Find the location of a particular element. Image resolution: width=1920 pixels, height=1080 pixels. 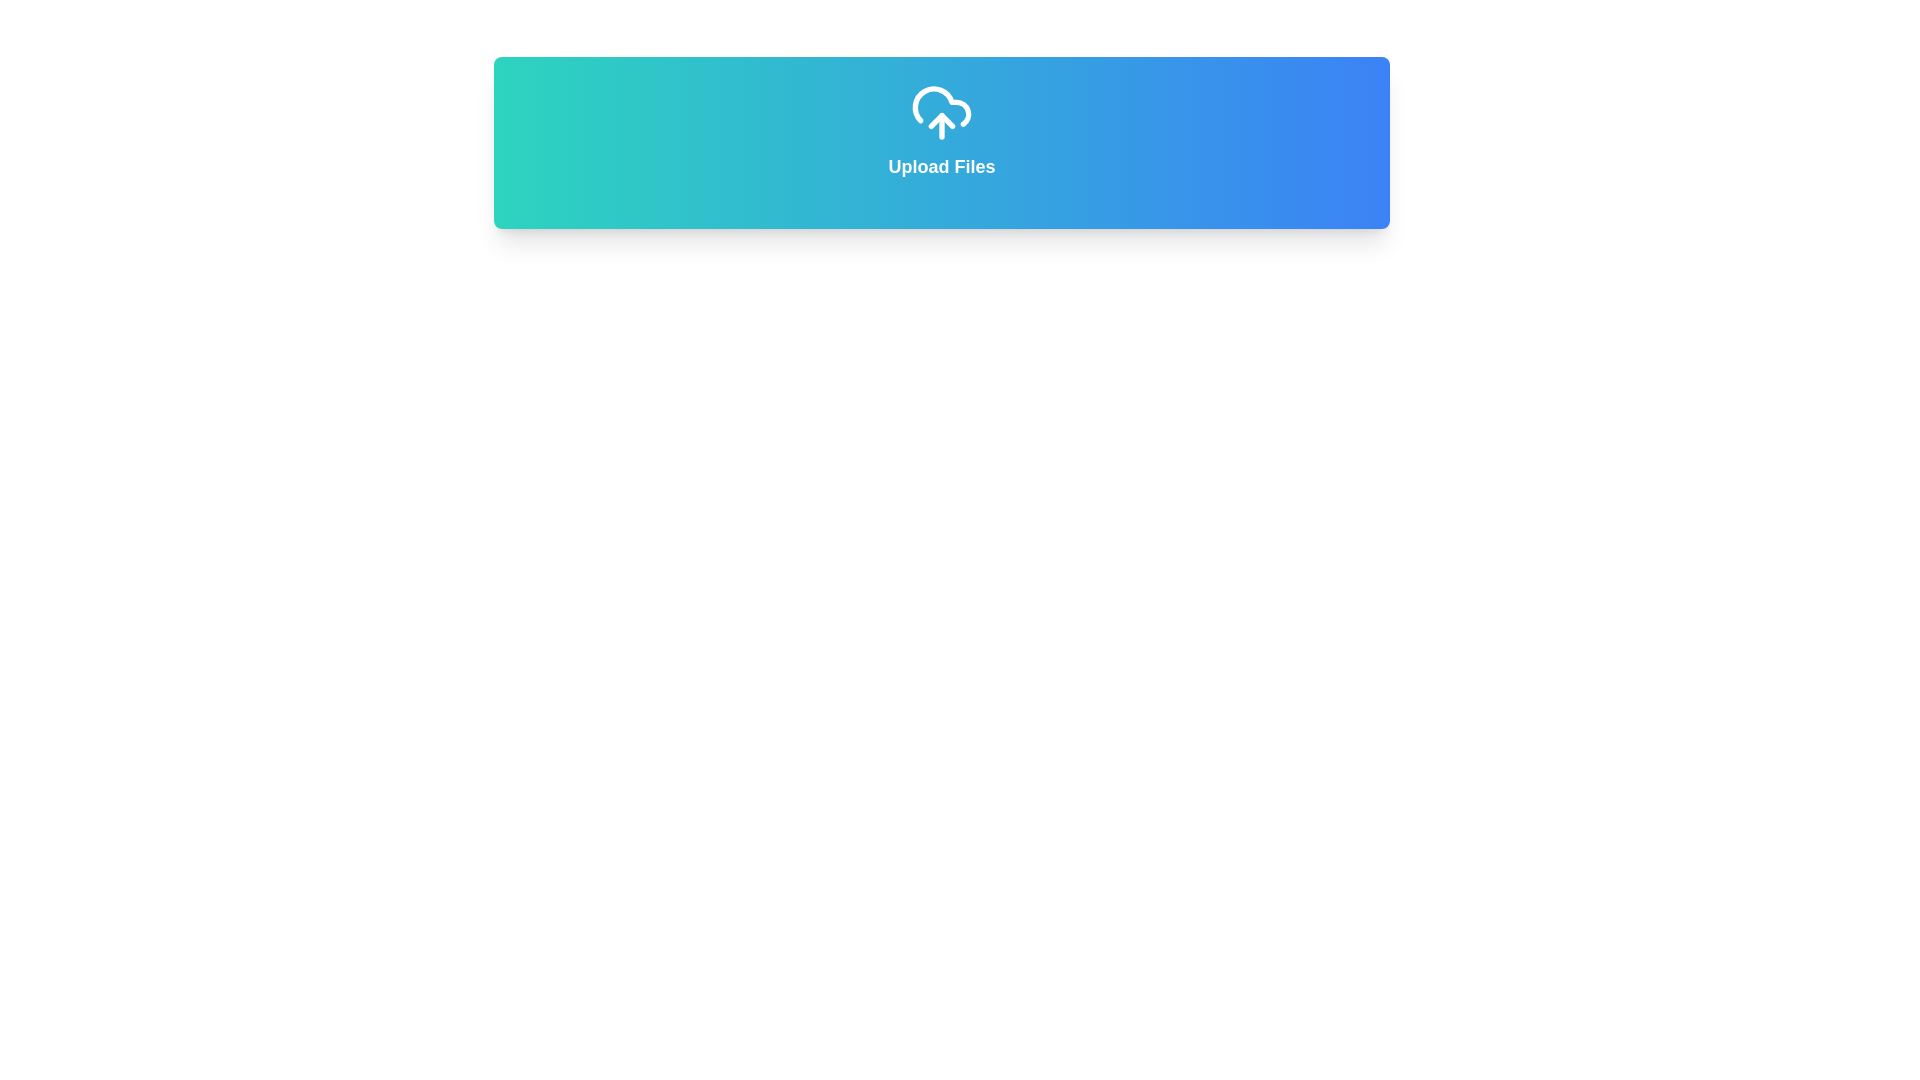

the static text label indicating the file uploading section, which is centrally positioned beneath the upload icon in the gradient header is located at coordinates (940, 165).